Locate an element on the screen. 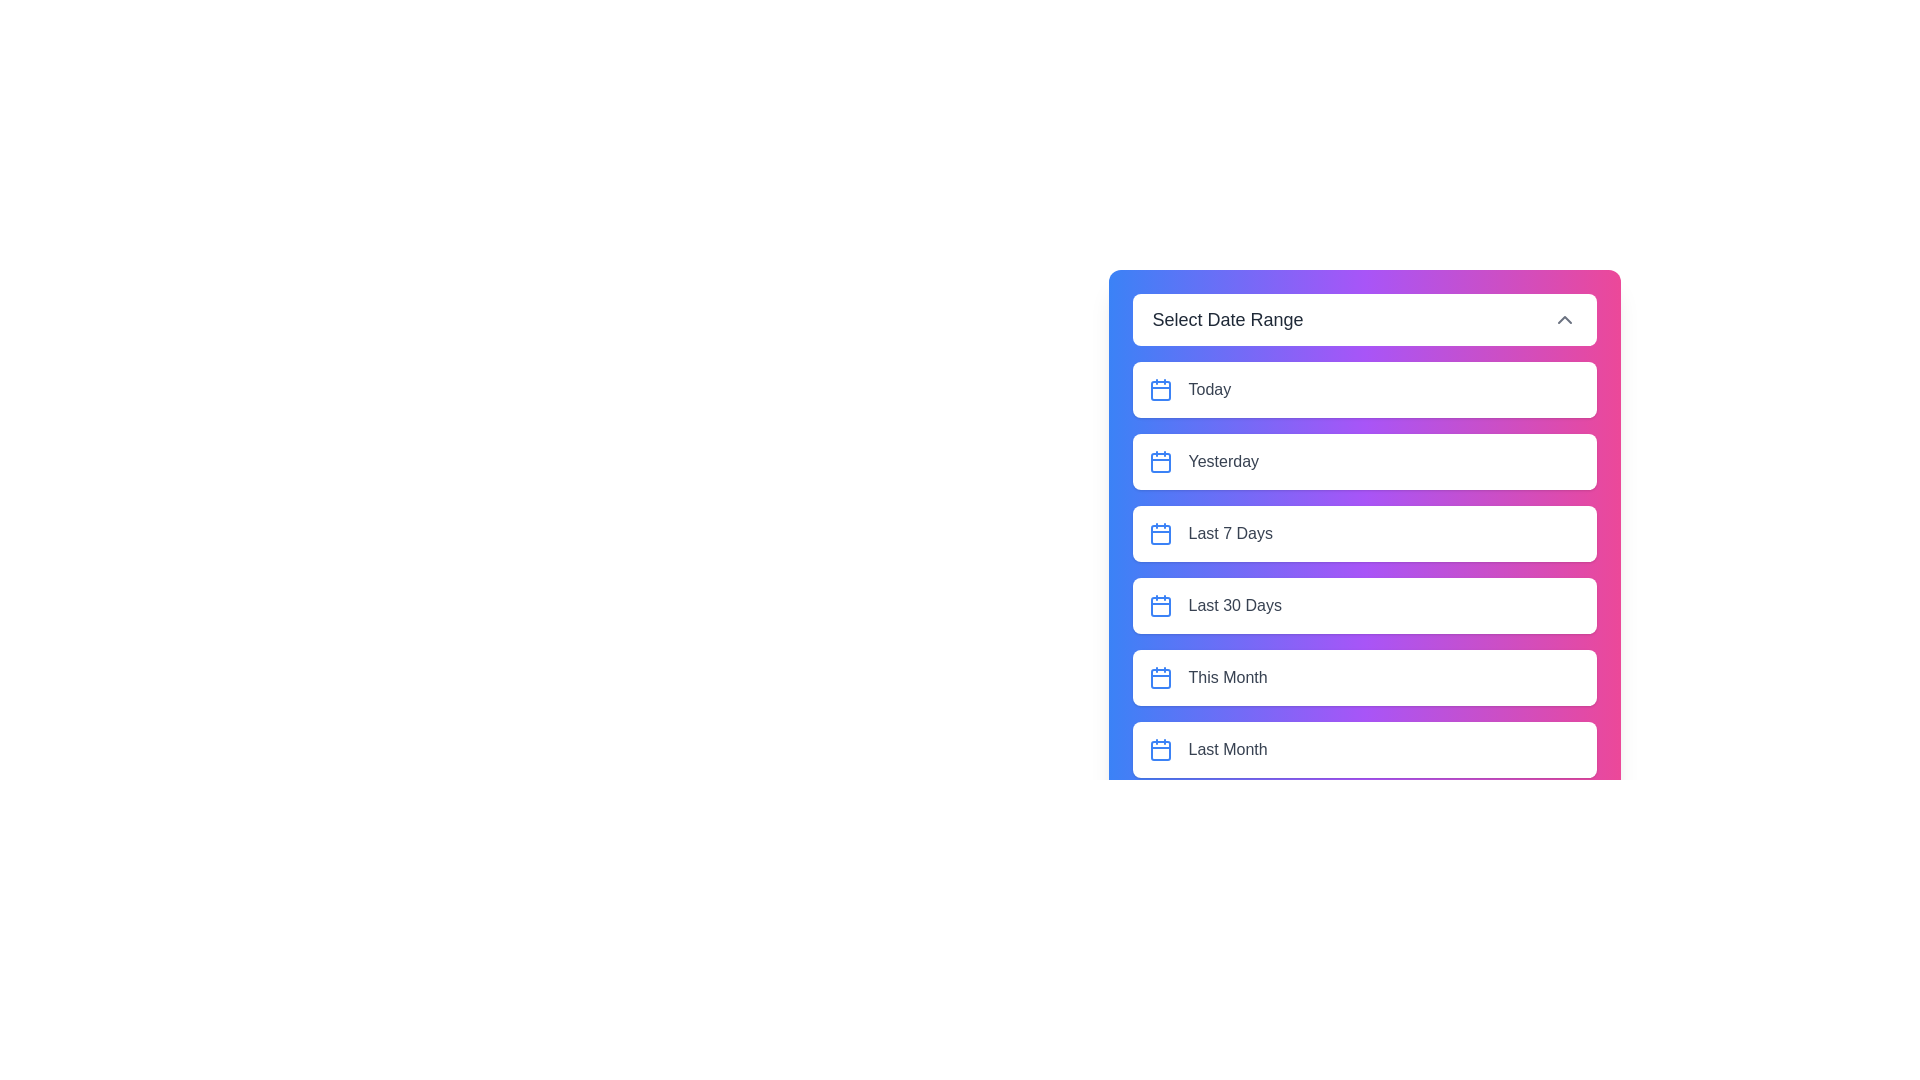  the date range option This Month from the list is located at coordinates (1363, 677).